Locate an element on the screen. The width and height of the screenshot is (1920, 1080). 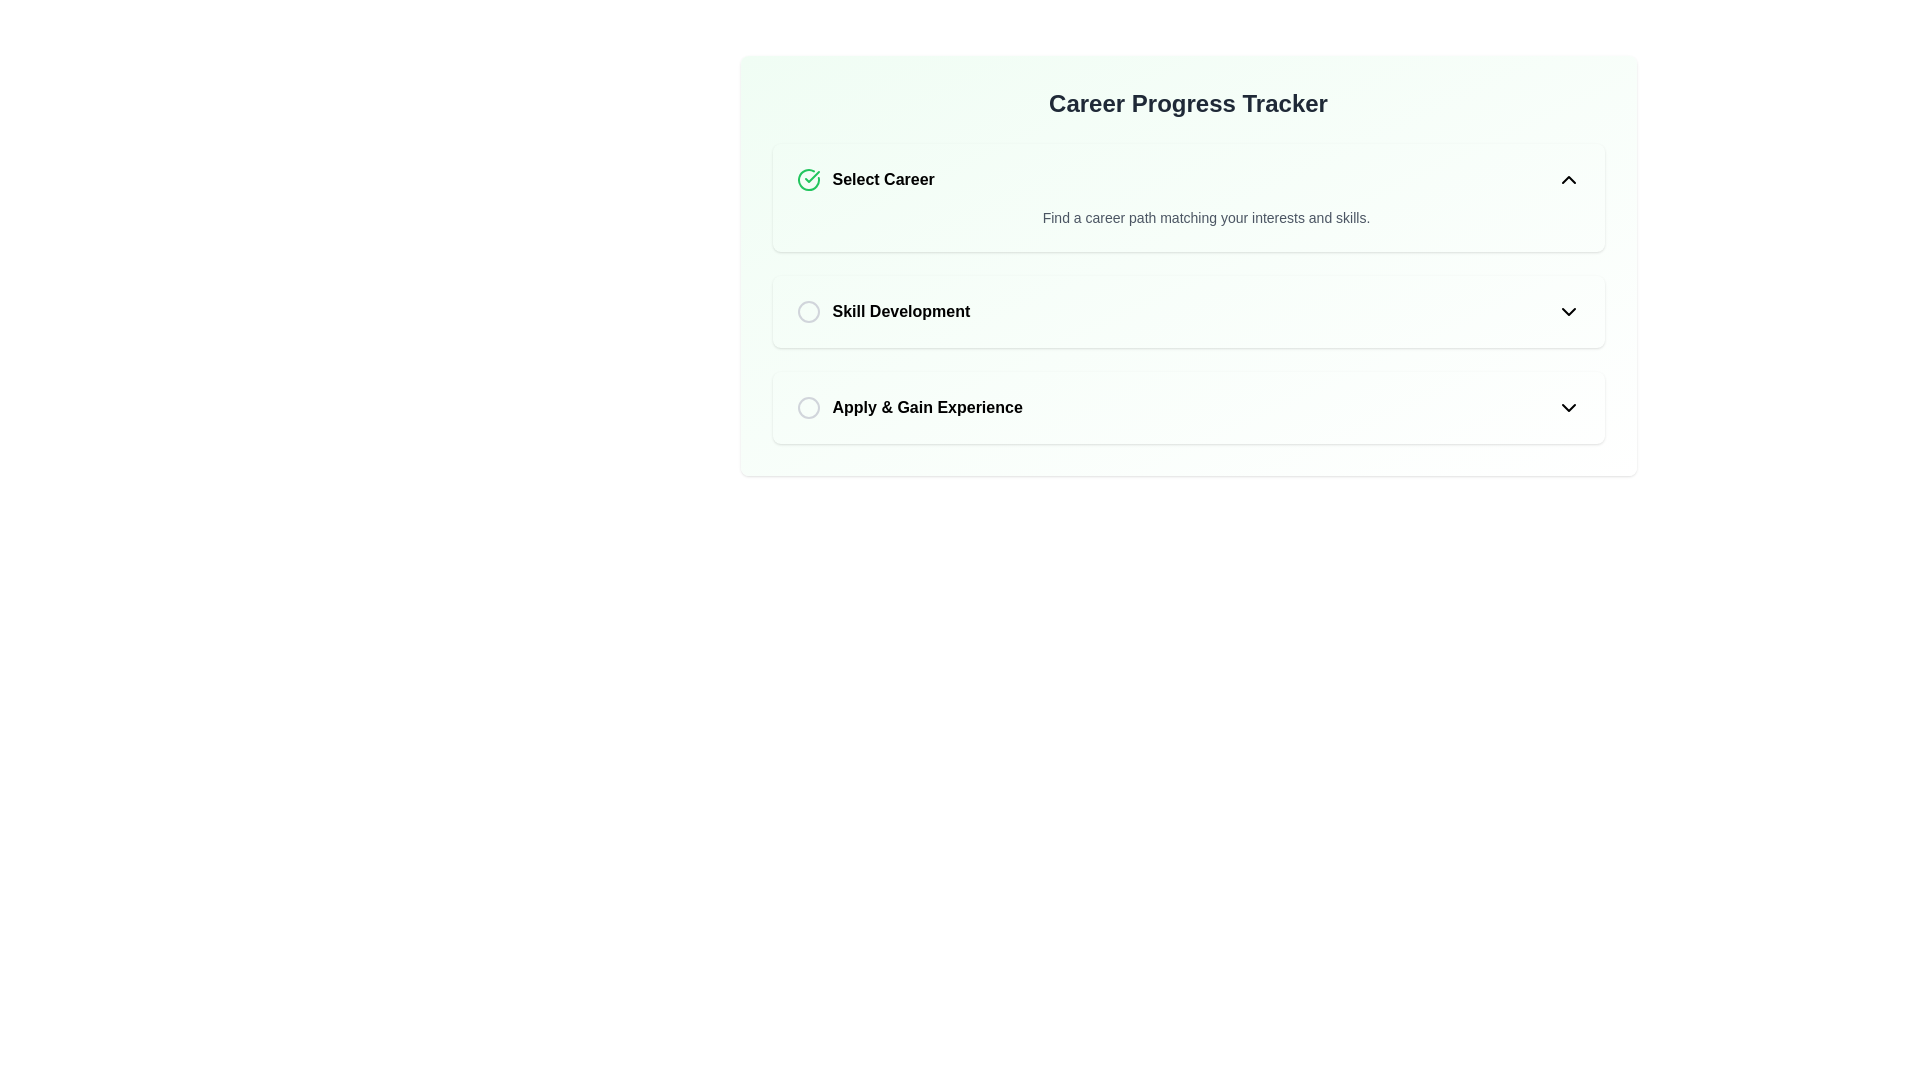
the 'Skill Development' text label, which is the second item in the list under the 'Career Progress Tracker' header is located at coordinates (900, 312).